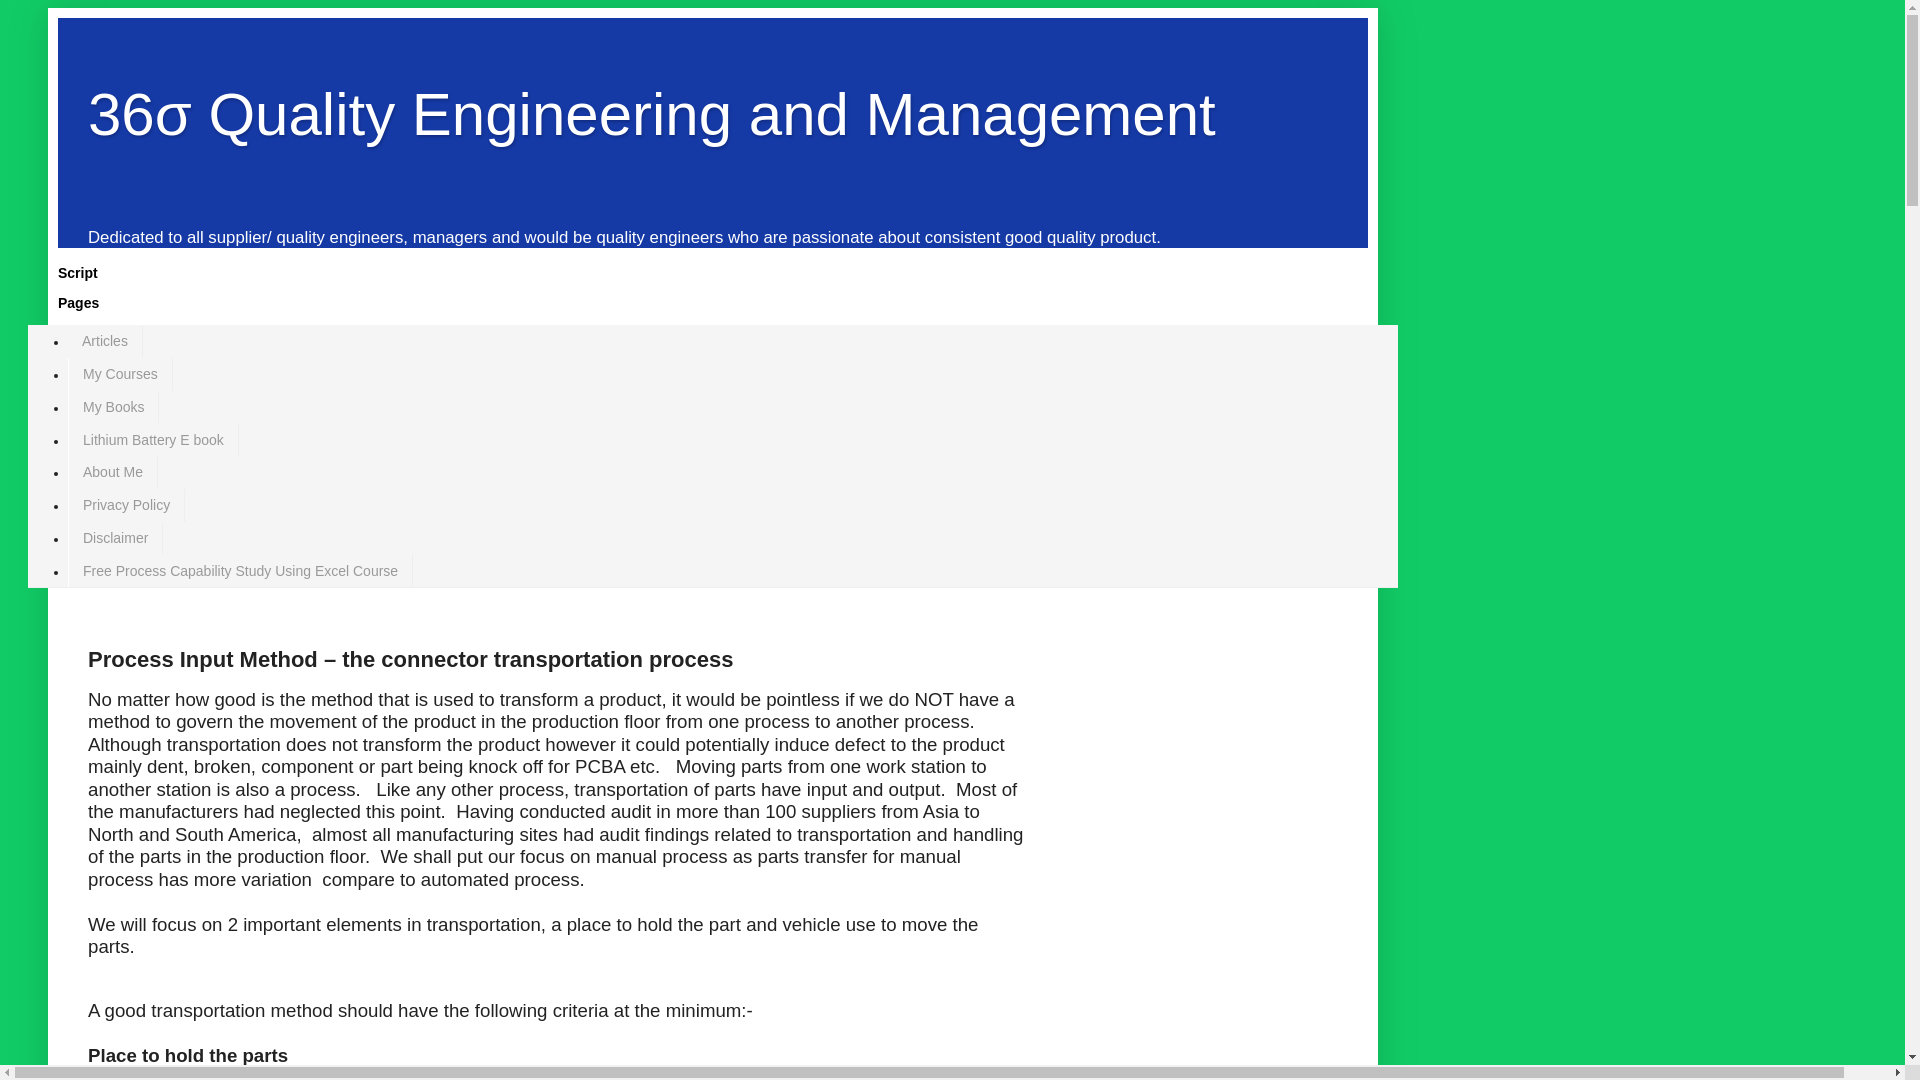 This screenshot has height=1080, width=1920. Describe the element at coordinates (112, 406) in the screenshot. I see `'My Books'` at that location.